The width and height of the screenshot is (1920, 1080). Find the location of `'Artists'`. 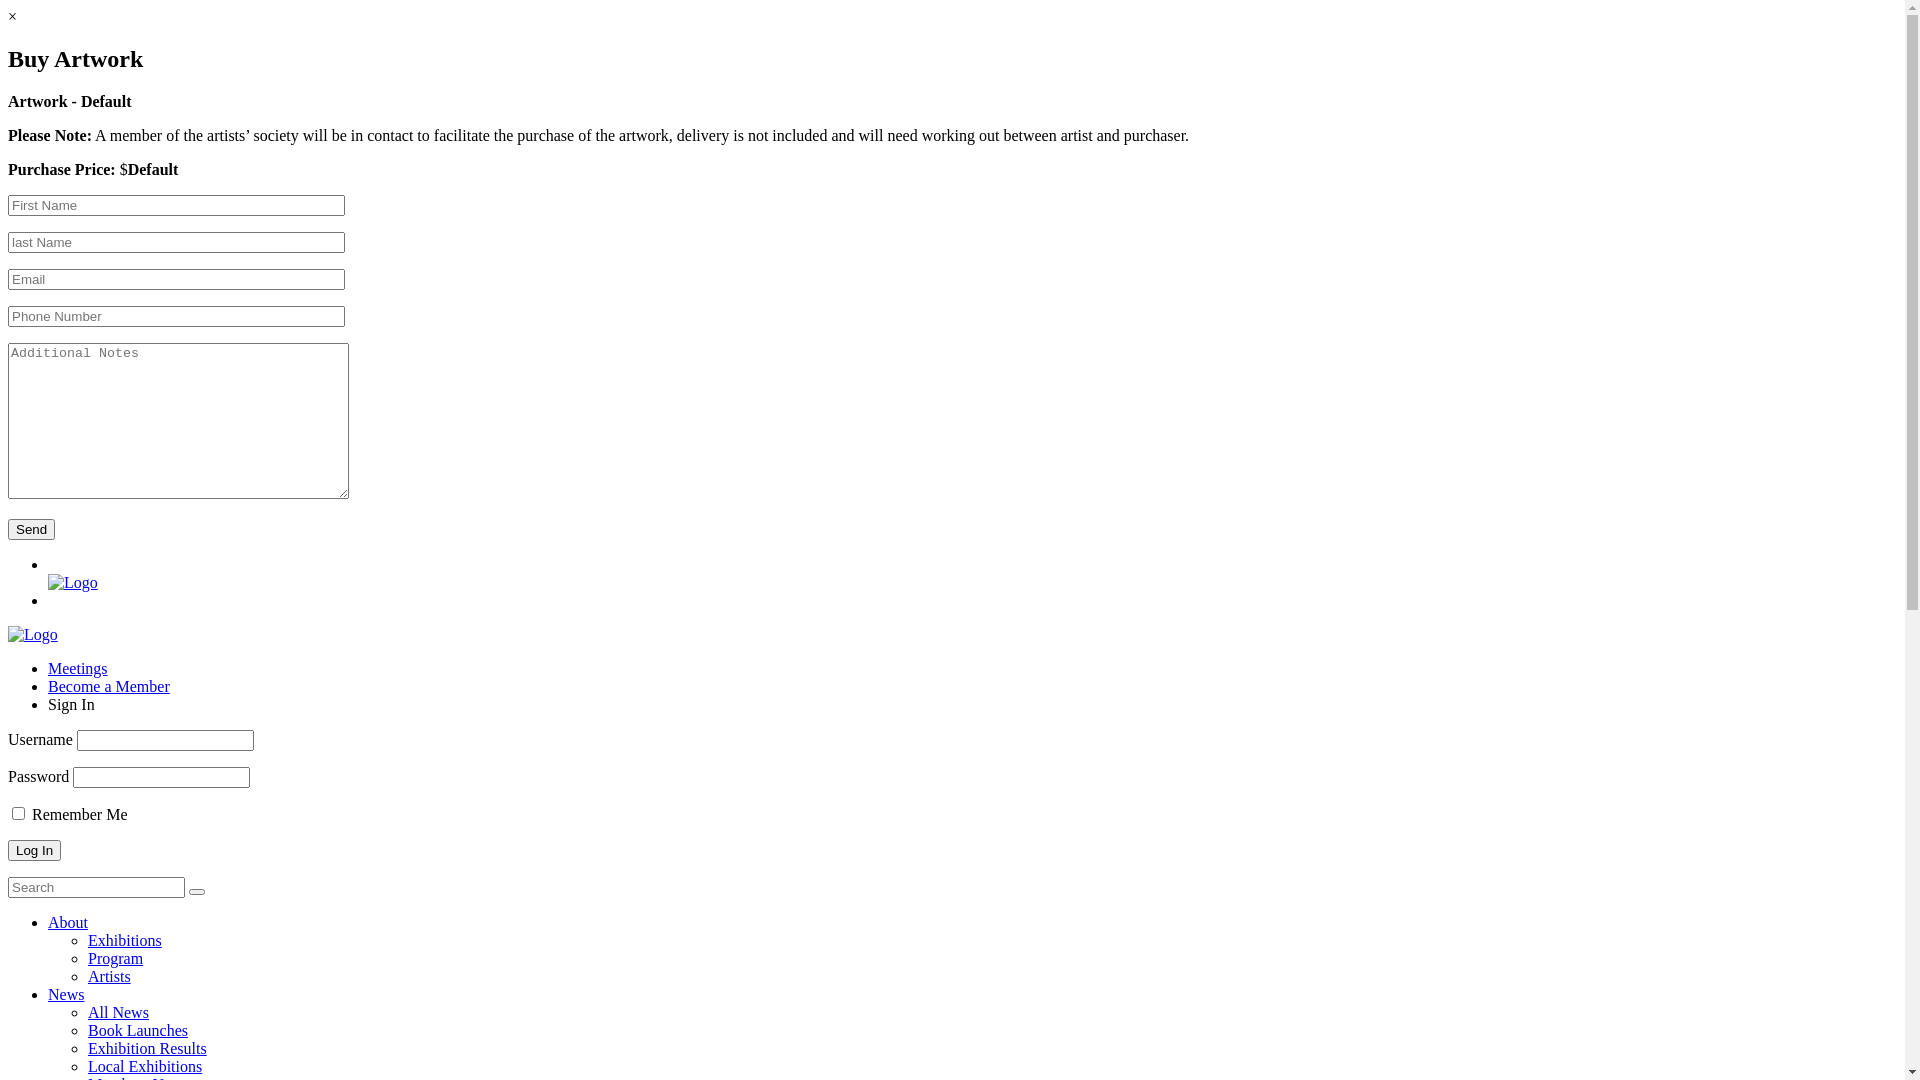

'Artists' is located at coordinates (108, 975).